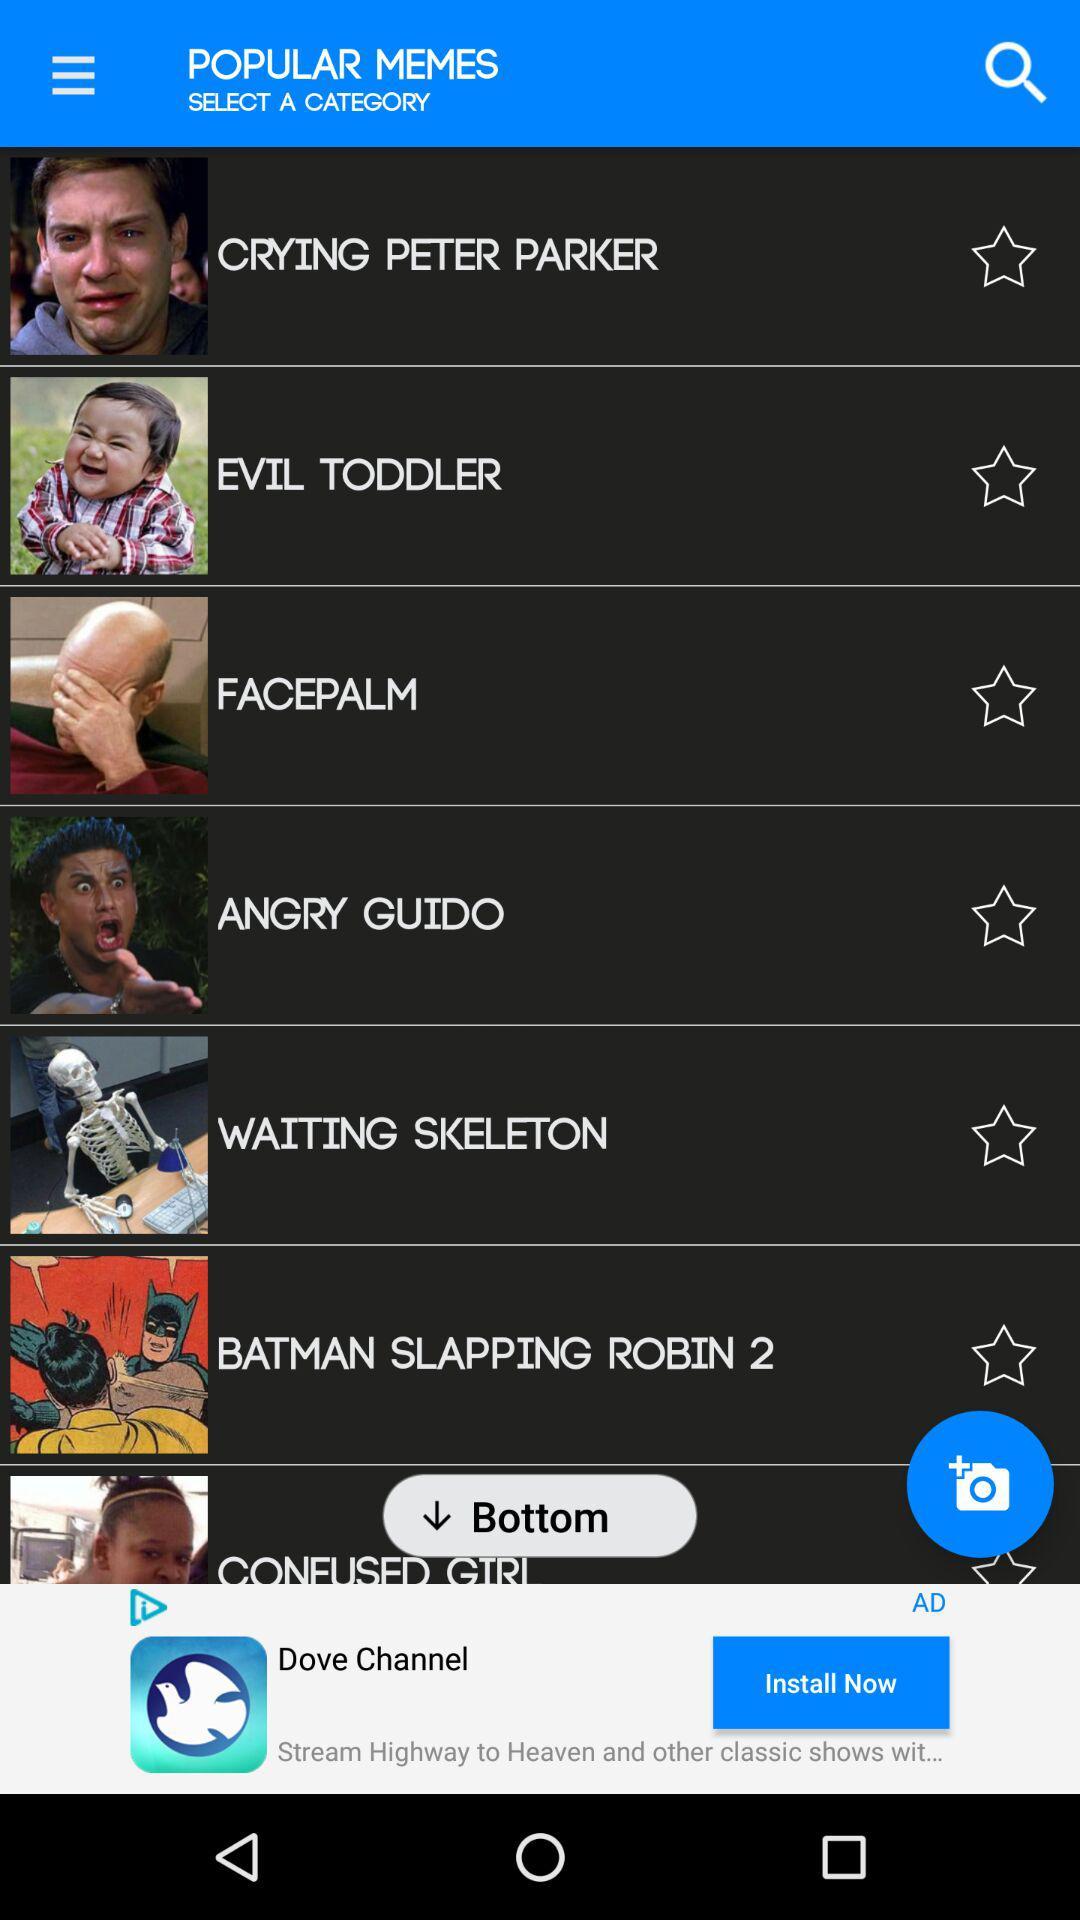 The image size is (1080, 1920). Describe the element at coordinates (979, 1484) in the screenshot. I see `take a photo` at that location.